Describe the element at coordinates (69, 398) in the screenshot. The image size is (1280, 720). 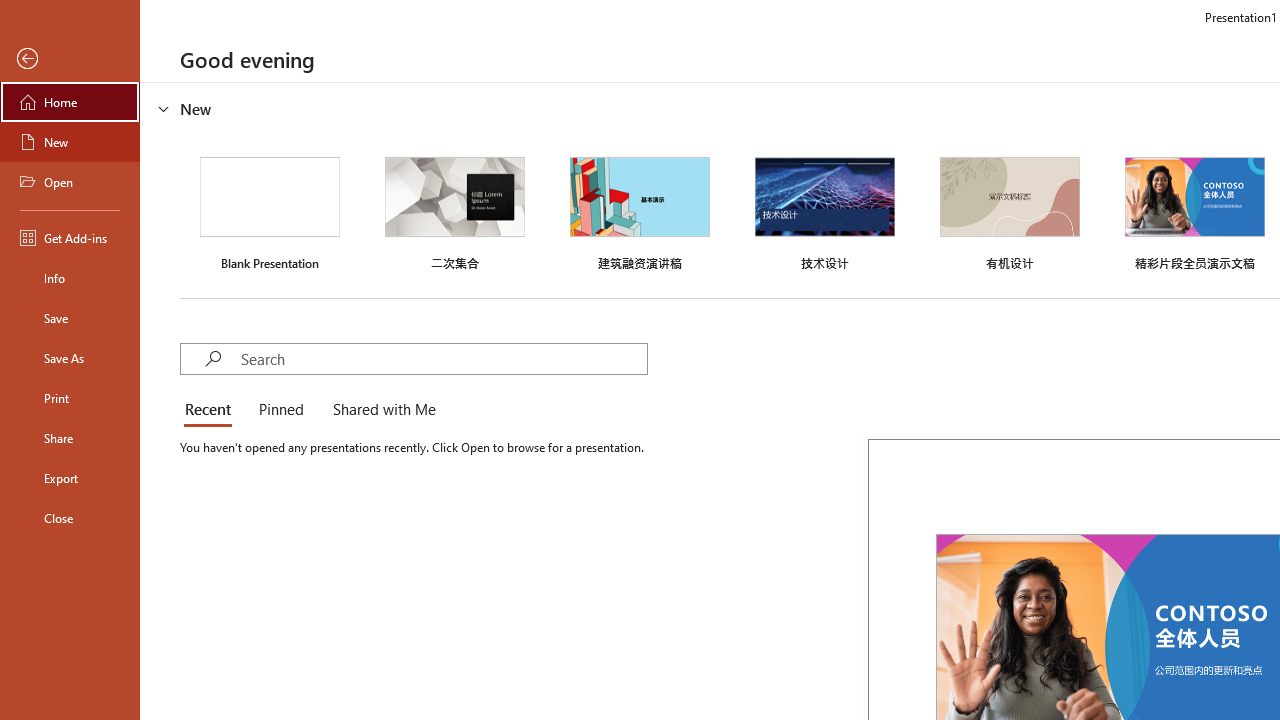
I see `'Print'` at that location.